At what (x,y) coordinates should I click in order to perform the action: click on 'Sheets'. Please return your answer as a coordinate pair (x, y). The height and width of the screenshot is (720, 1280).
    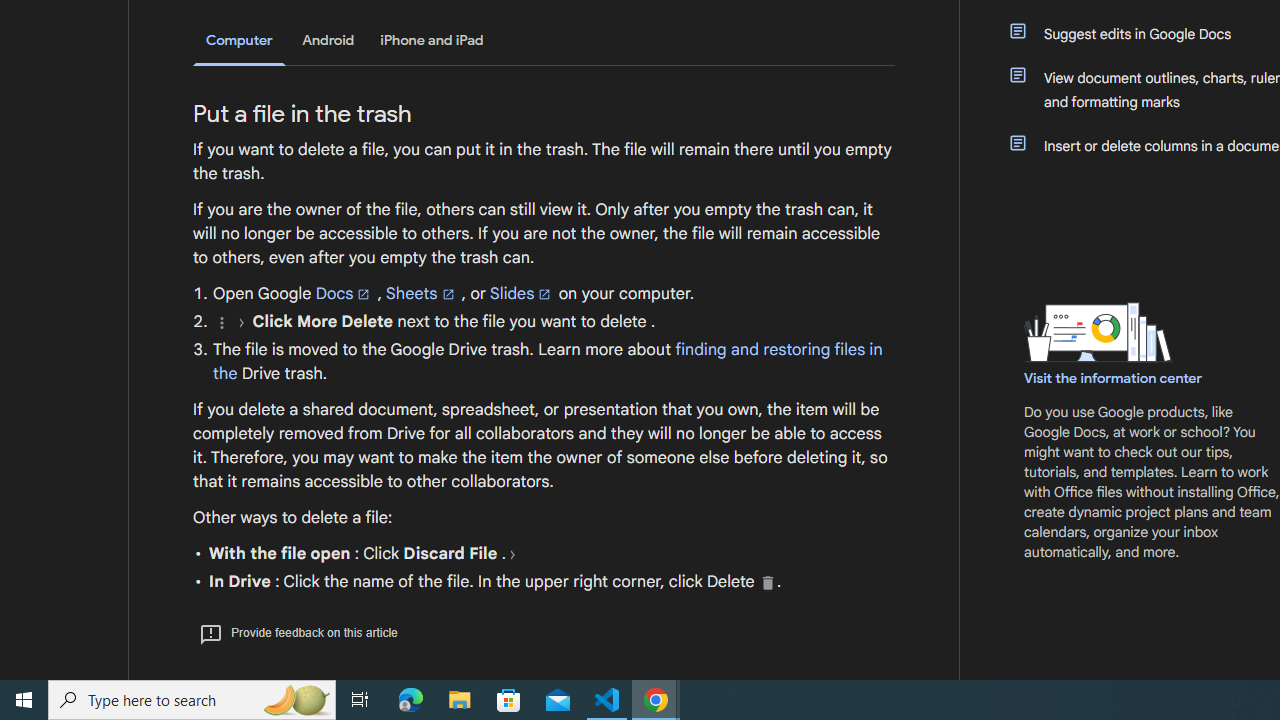
    Looking at the image, I should click on (420, 293).